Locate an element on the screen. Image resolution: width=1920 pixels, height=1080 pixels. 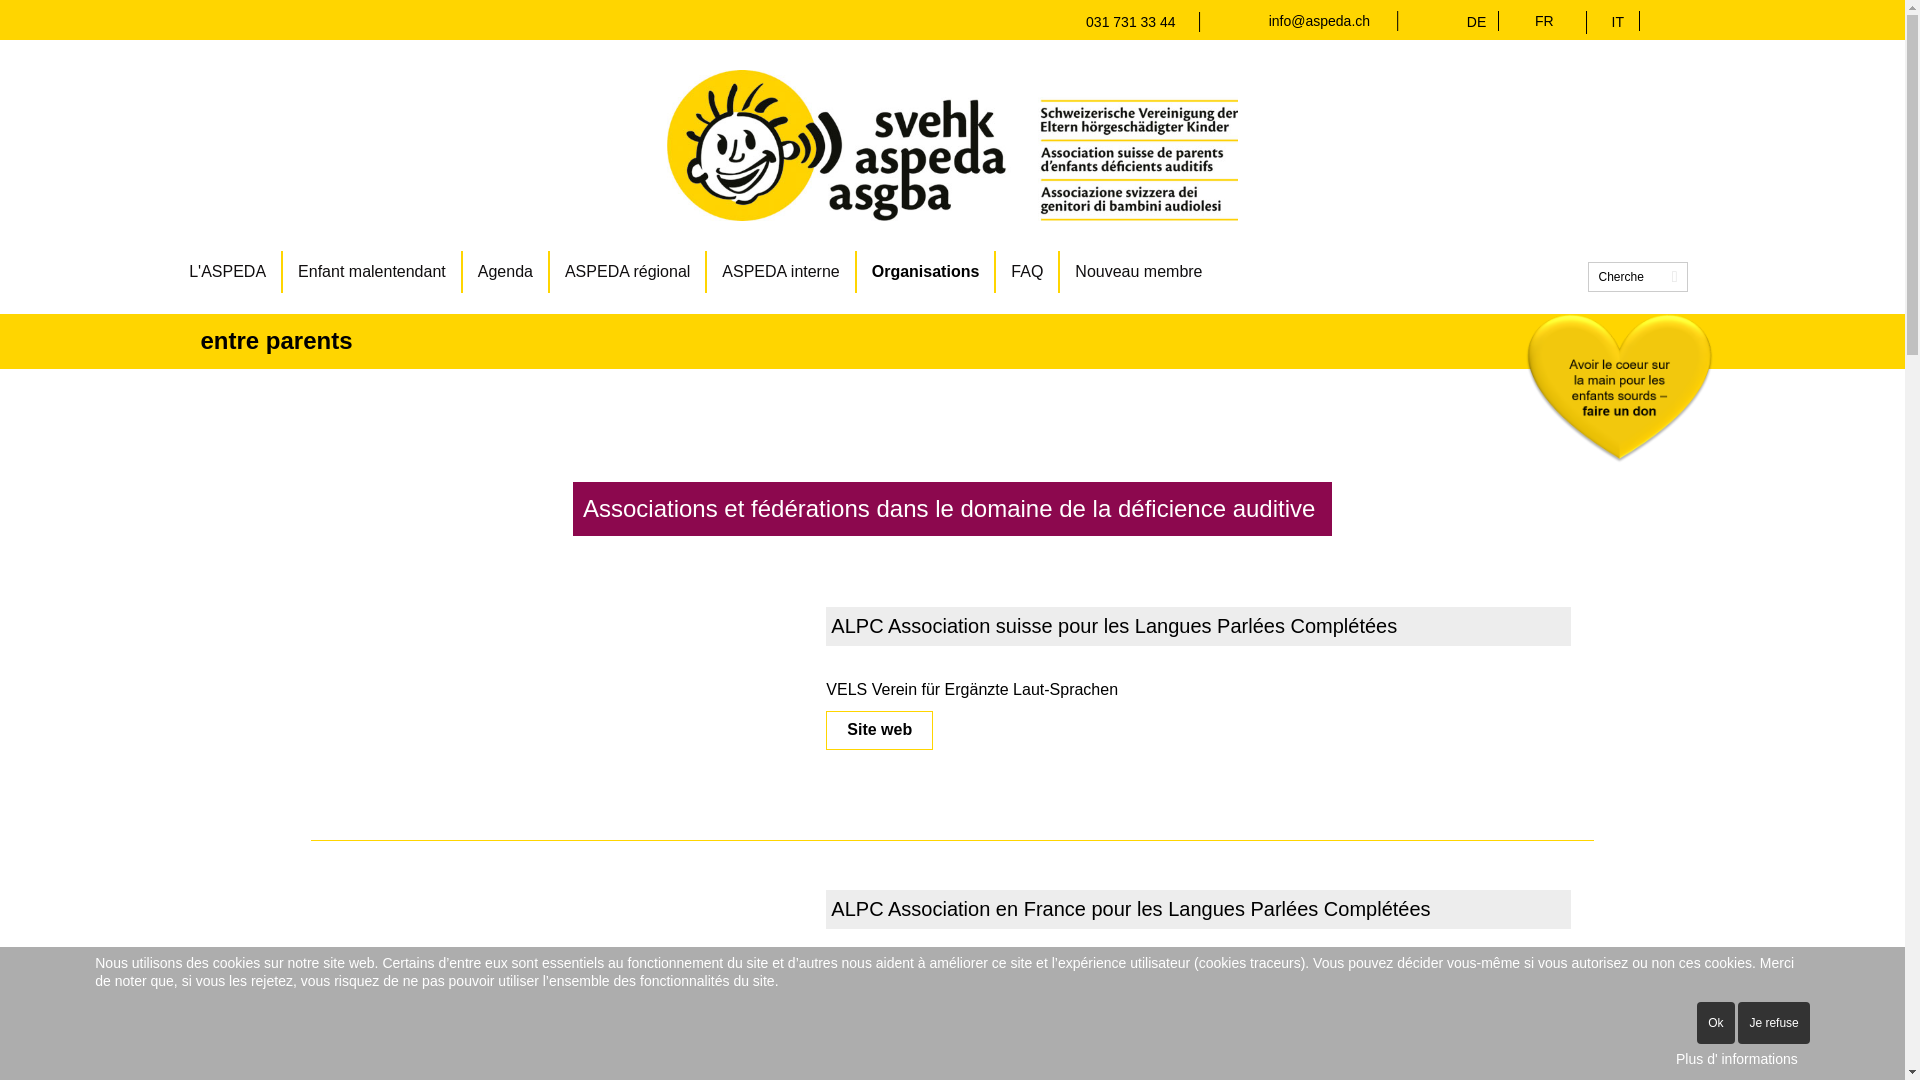
'FAQ' is located at coordinates (996, 272).